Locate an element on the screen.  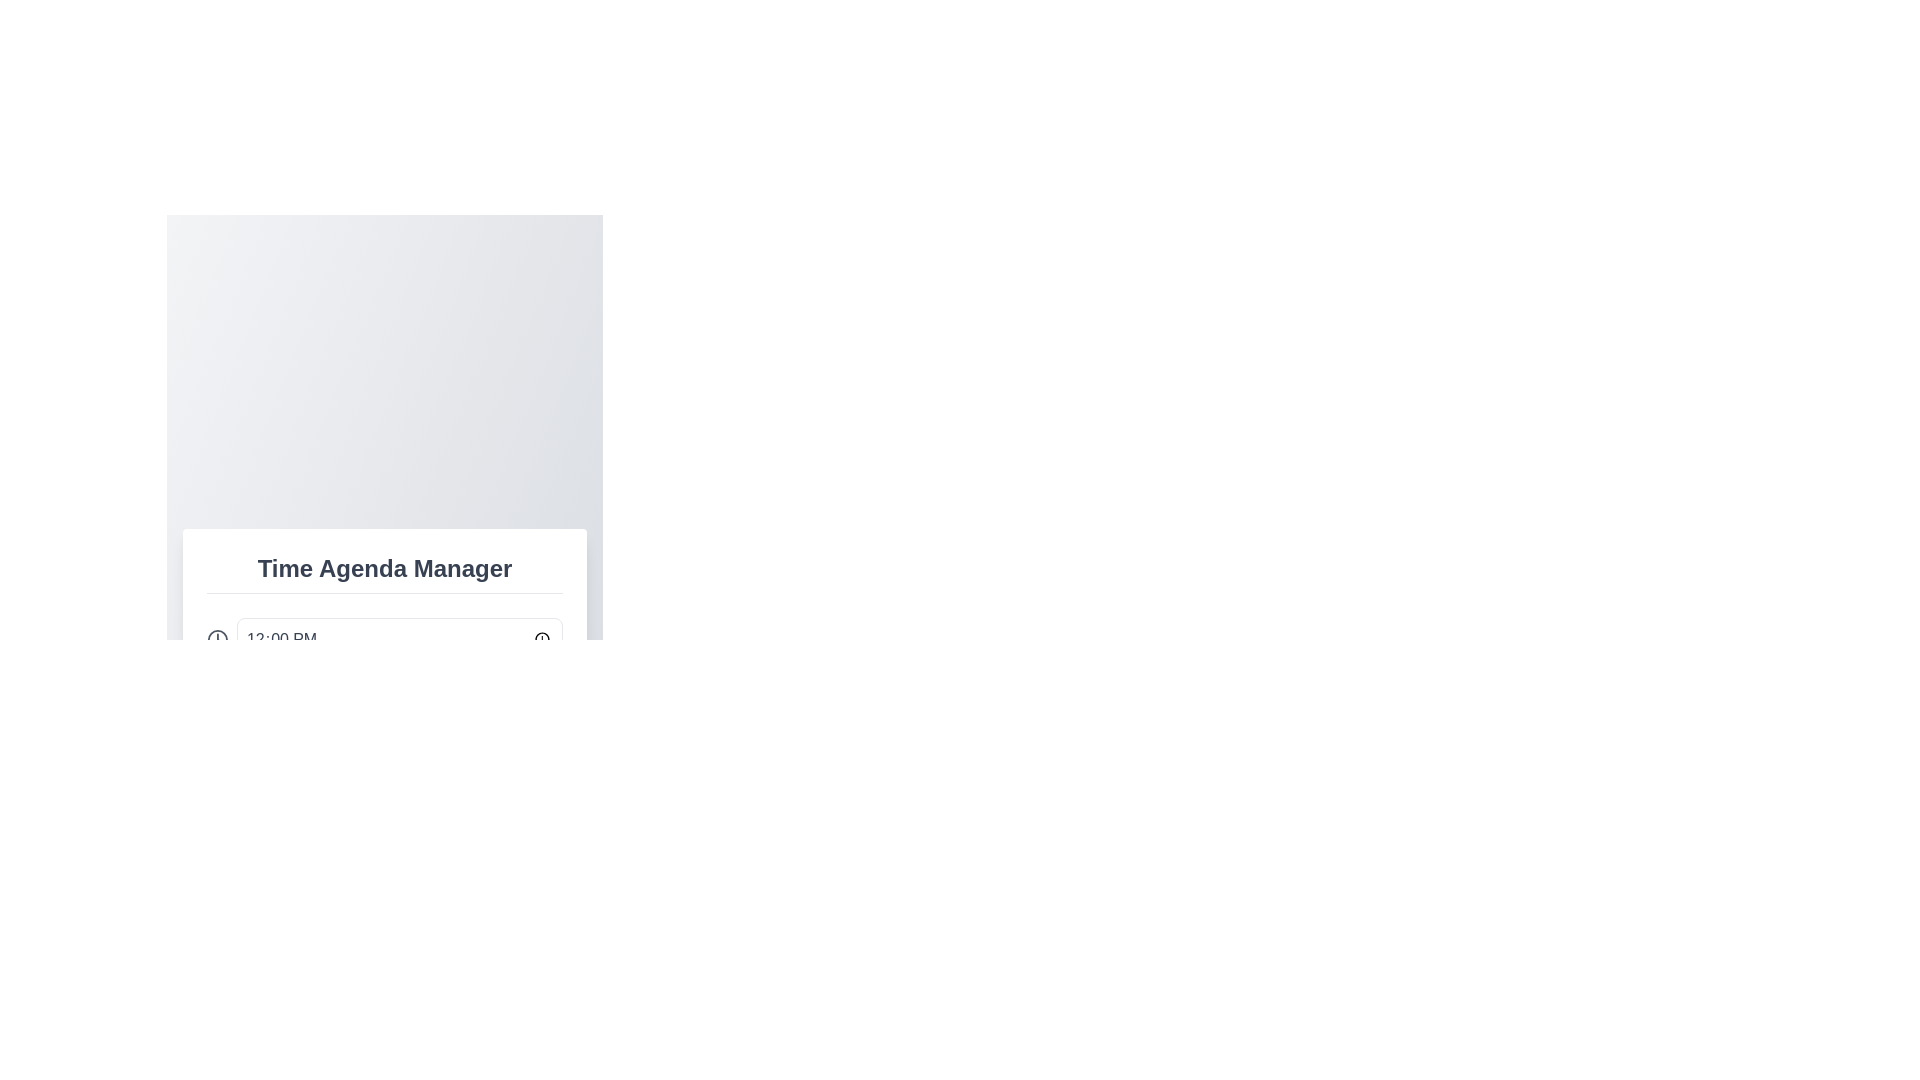
the clock icon, which is a grayish circular icon with two hands, located at the leftmost part of a horizontal group before a time input field is located at coordinates (217, 639).